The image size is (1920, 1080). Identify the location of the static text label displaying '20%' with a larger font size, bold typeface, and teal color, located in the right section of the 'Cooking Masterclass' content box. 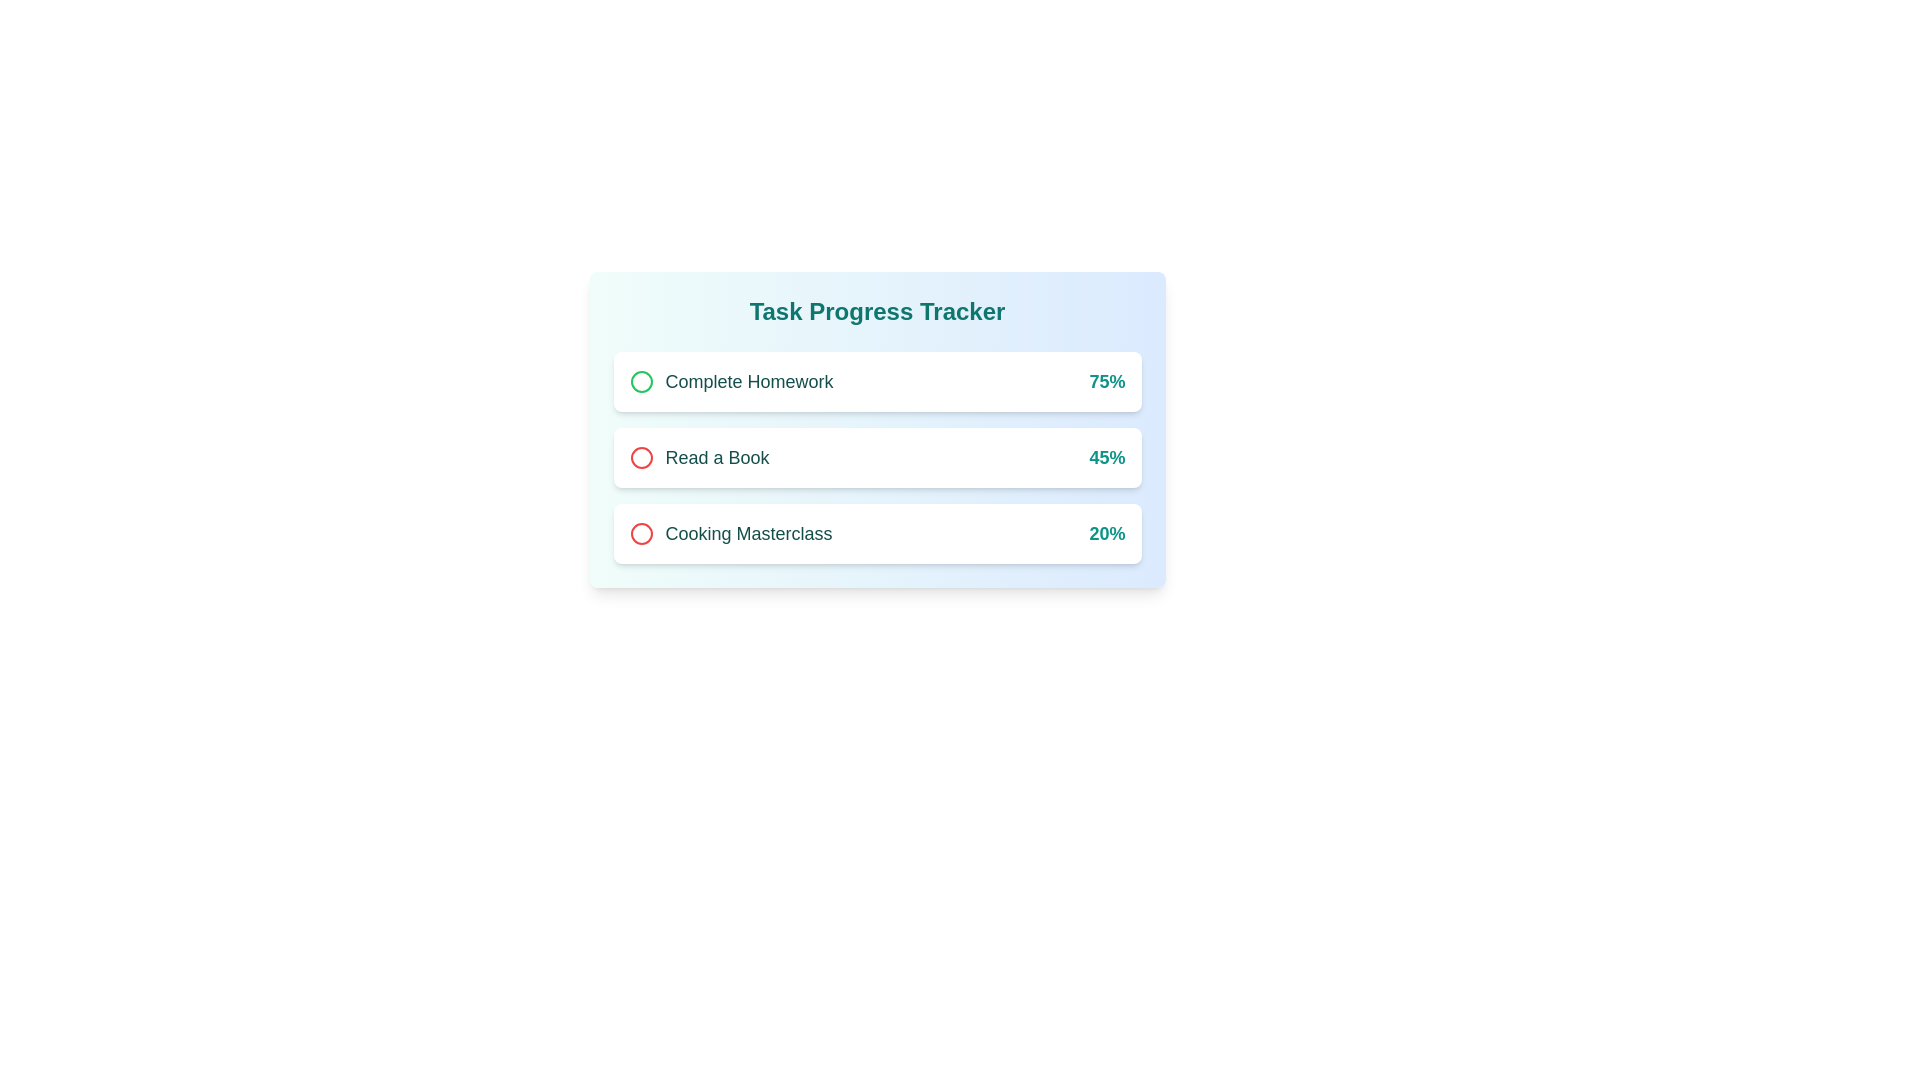
(1106, 532).